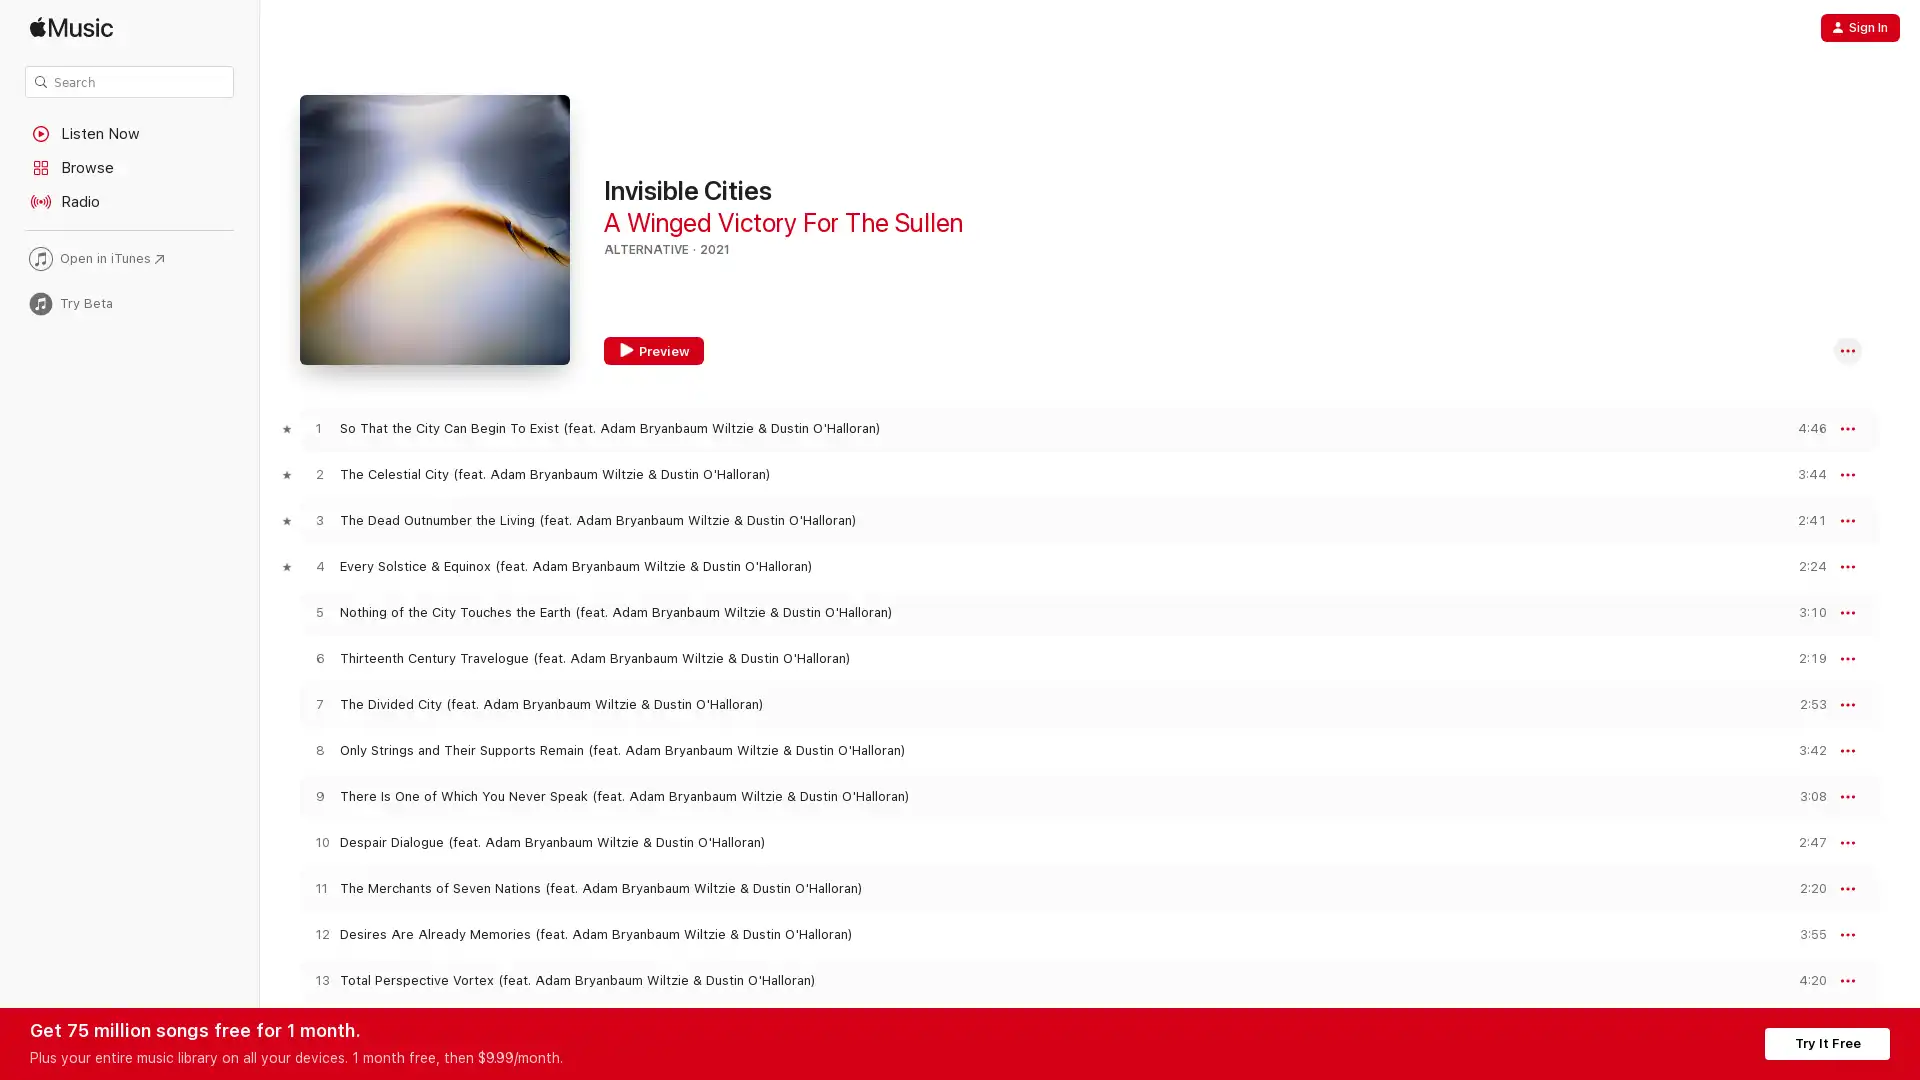  Describe the element at coordinates (1847, 474) in the screenshot. I see `More` at that location.